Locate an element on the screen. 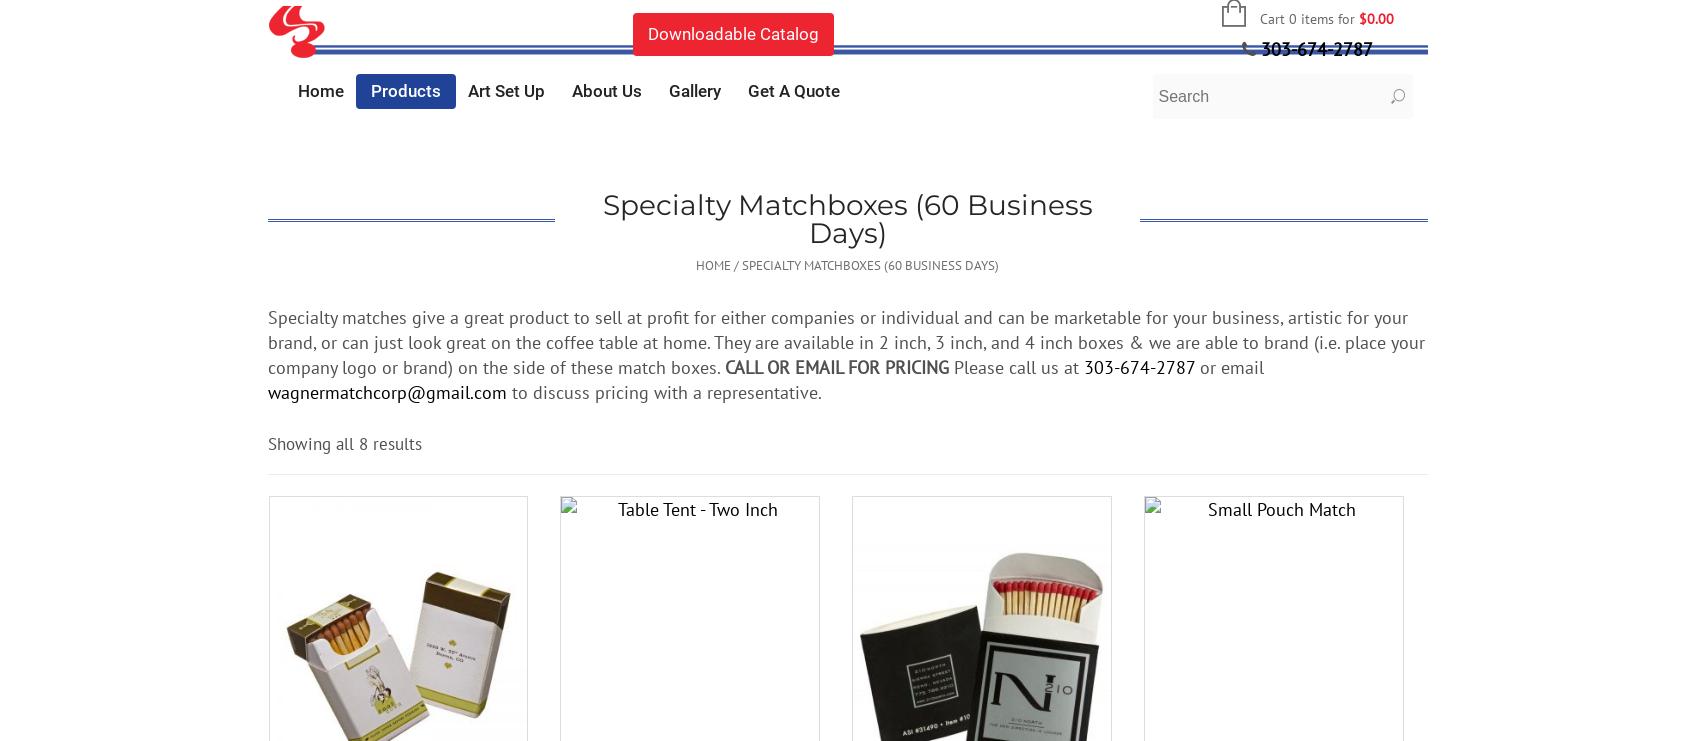  'Downloadable Catalog' is located at coordinates (731, 32).